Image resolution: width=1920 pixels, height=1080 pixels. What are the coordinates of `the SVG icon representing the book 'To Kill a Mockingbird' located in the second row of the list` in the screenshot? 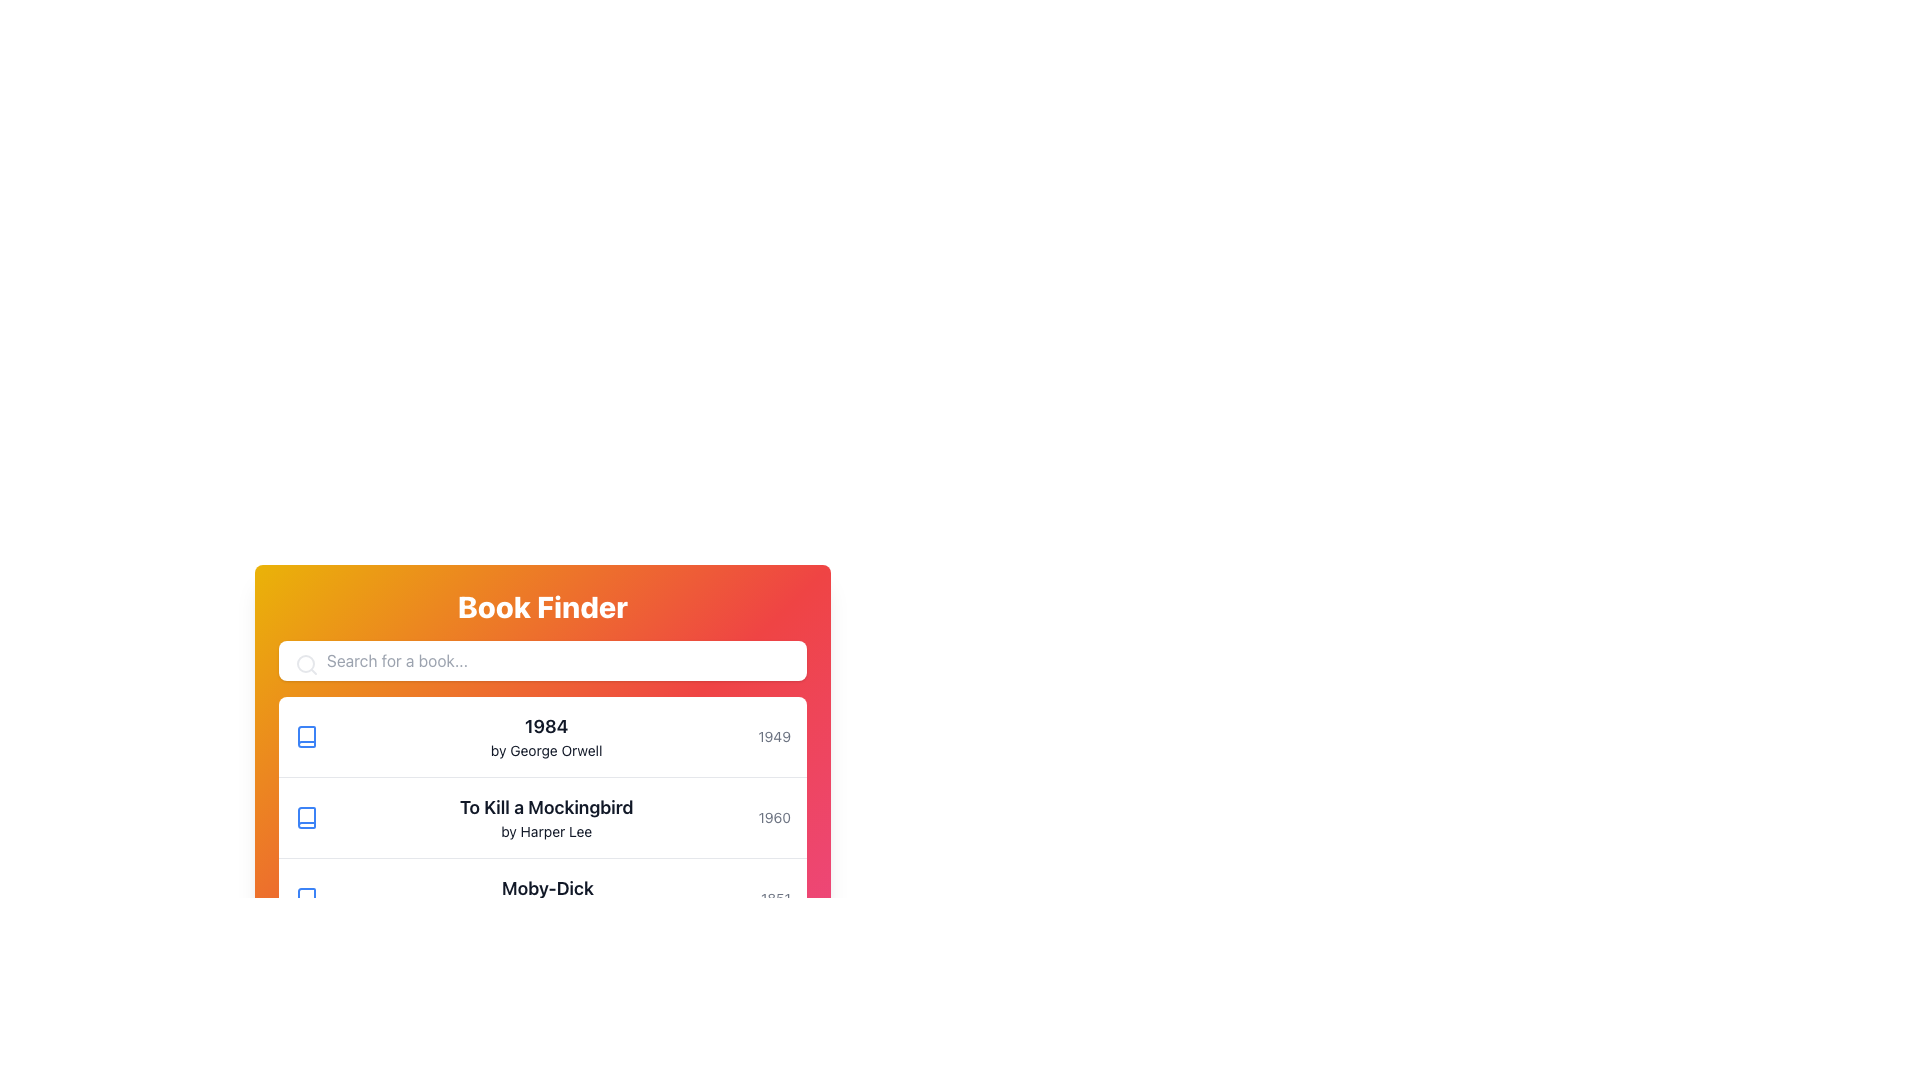 It's located at (306, 817).